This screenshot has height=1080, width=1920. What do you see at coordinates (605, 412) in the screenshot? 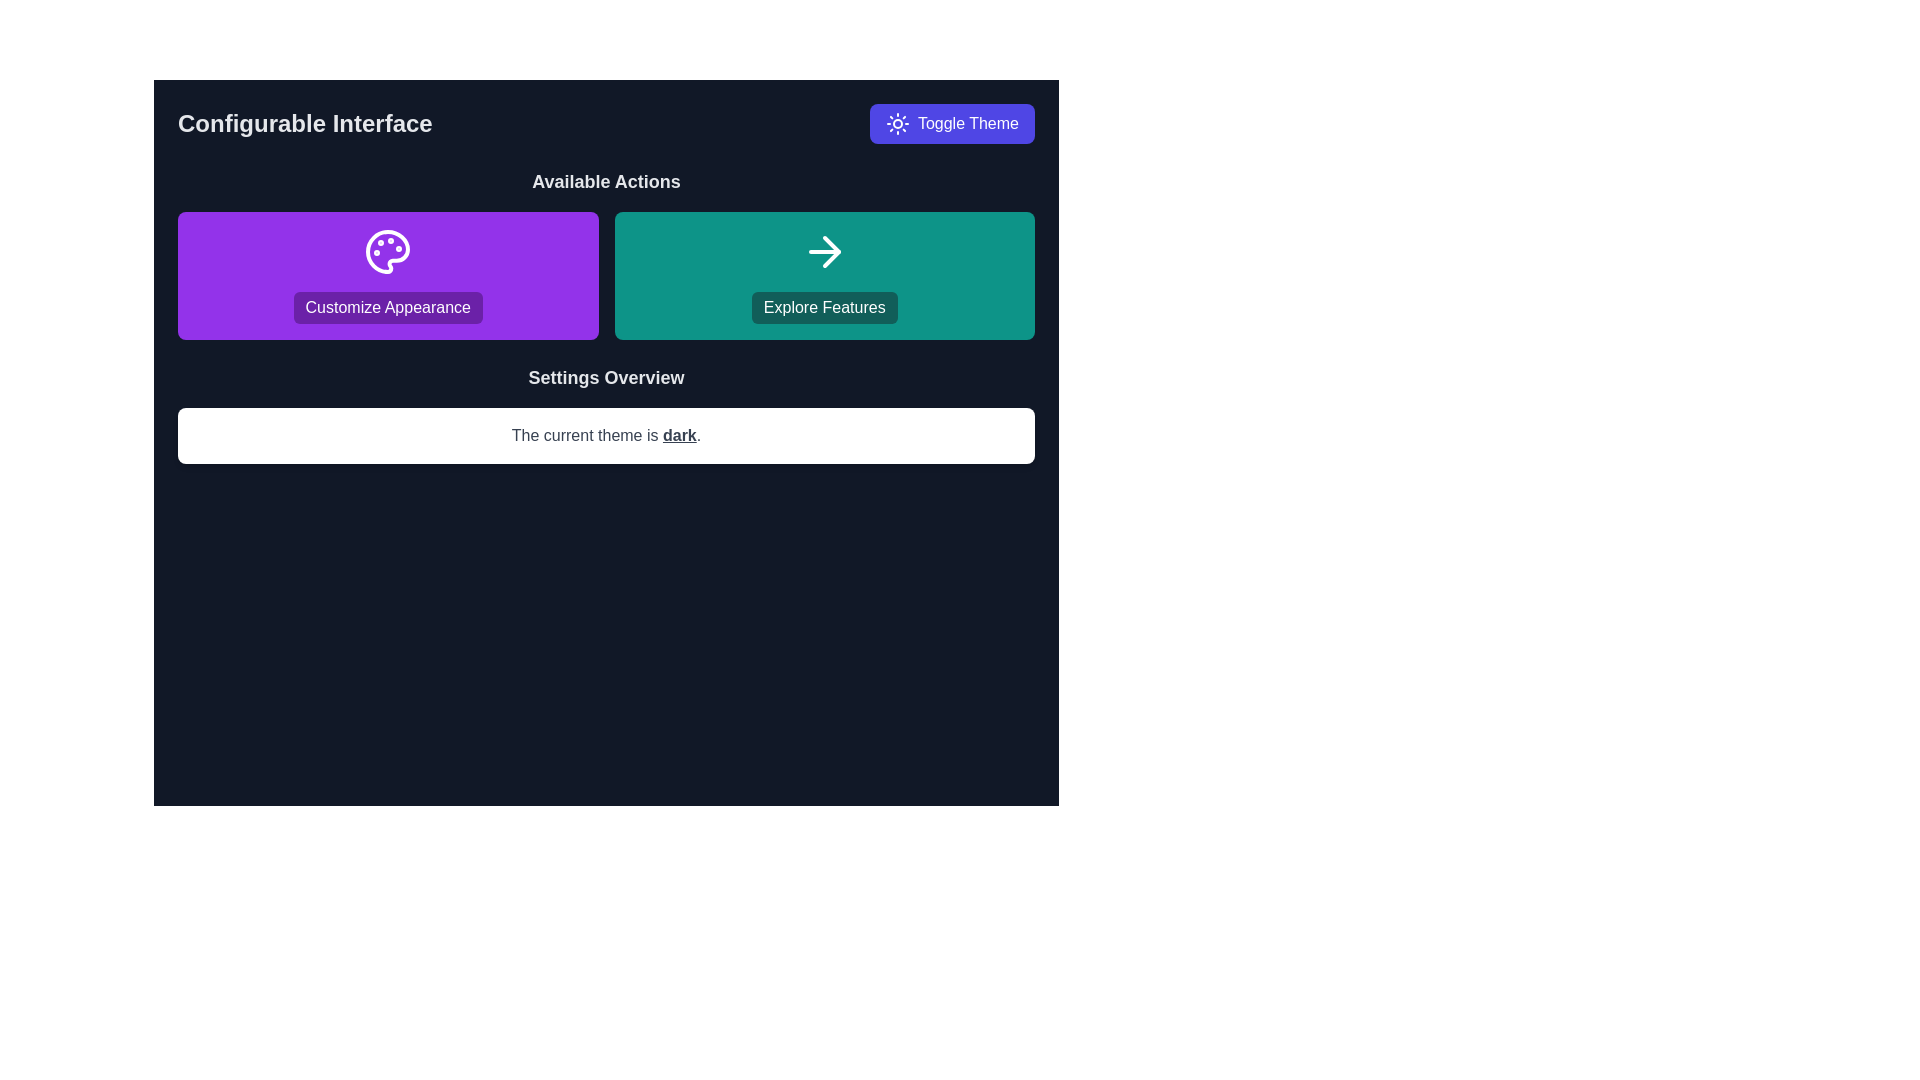
I see `the underlined word 'dark' in the text block that provides feedback about the current theme setting, located centrally near the bottom of the main visible area under 'Customize Appearance' and 'Explore Features.'` at bounding box center [605, 412].